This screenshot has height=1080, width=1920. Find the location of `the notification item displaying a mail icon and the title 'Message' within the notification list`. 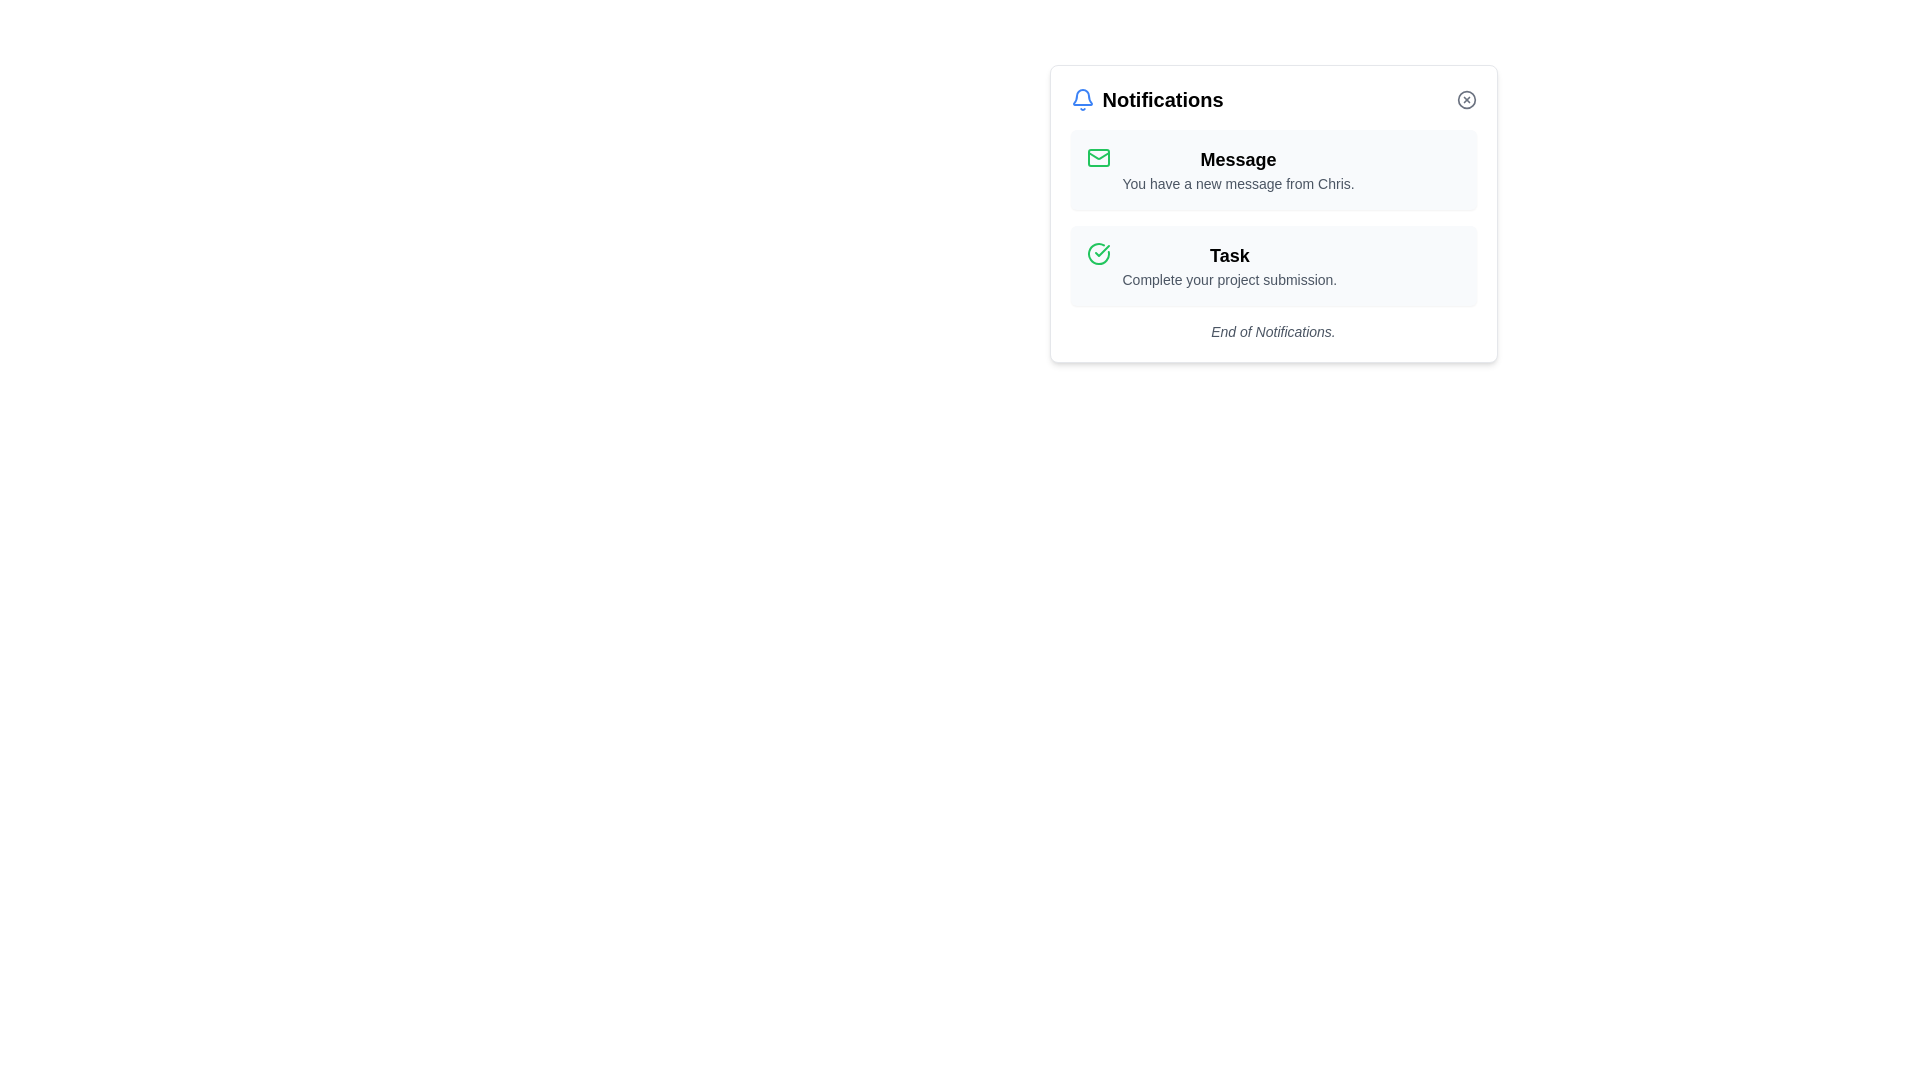

the notification item displaying a mail icon and the title 'Message' within the notification list is located at coordinates (1272, 168).